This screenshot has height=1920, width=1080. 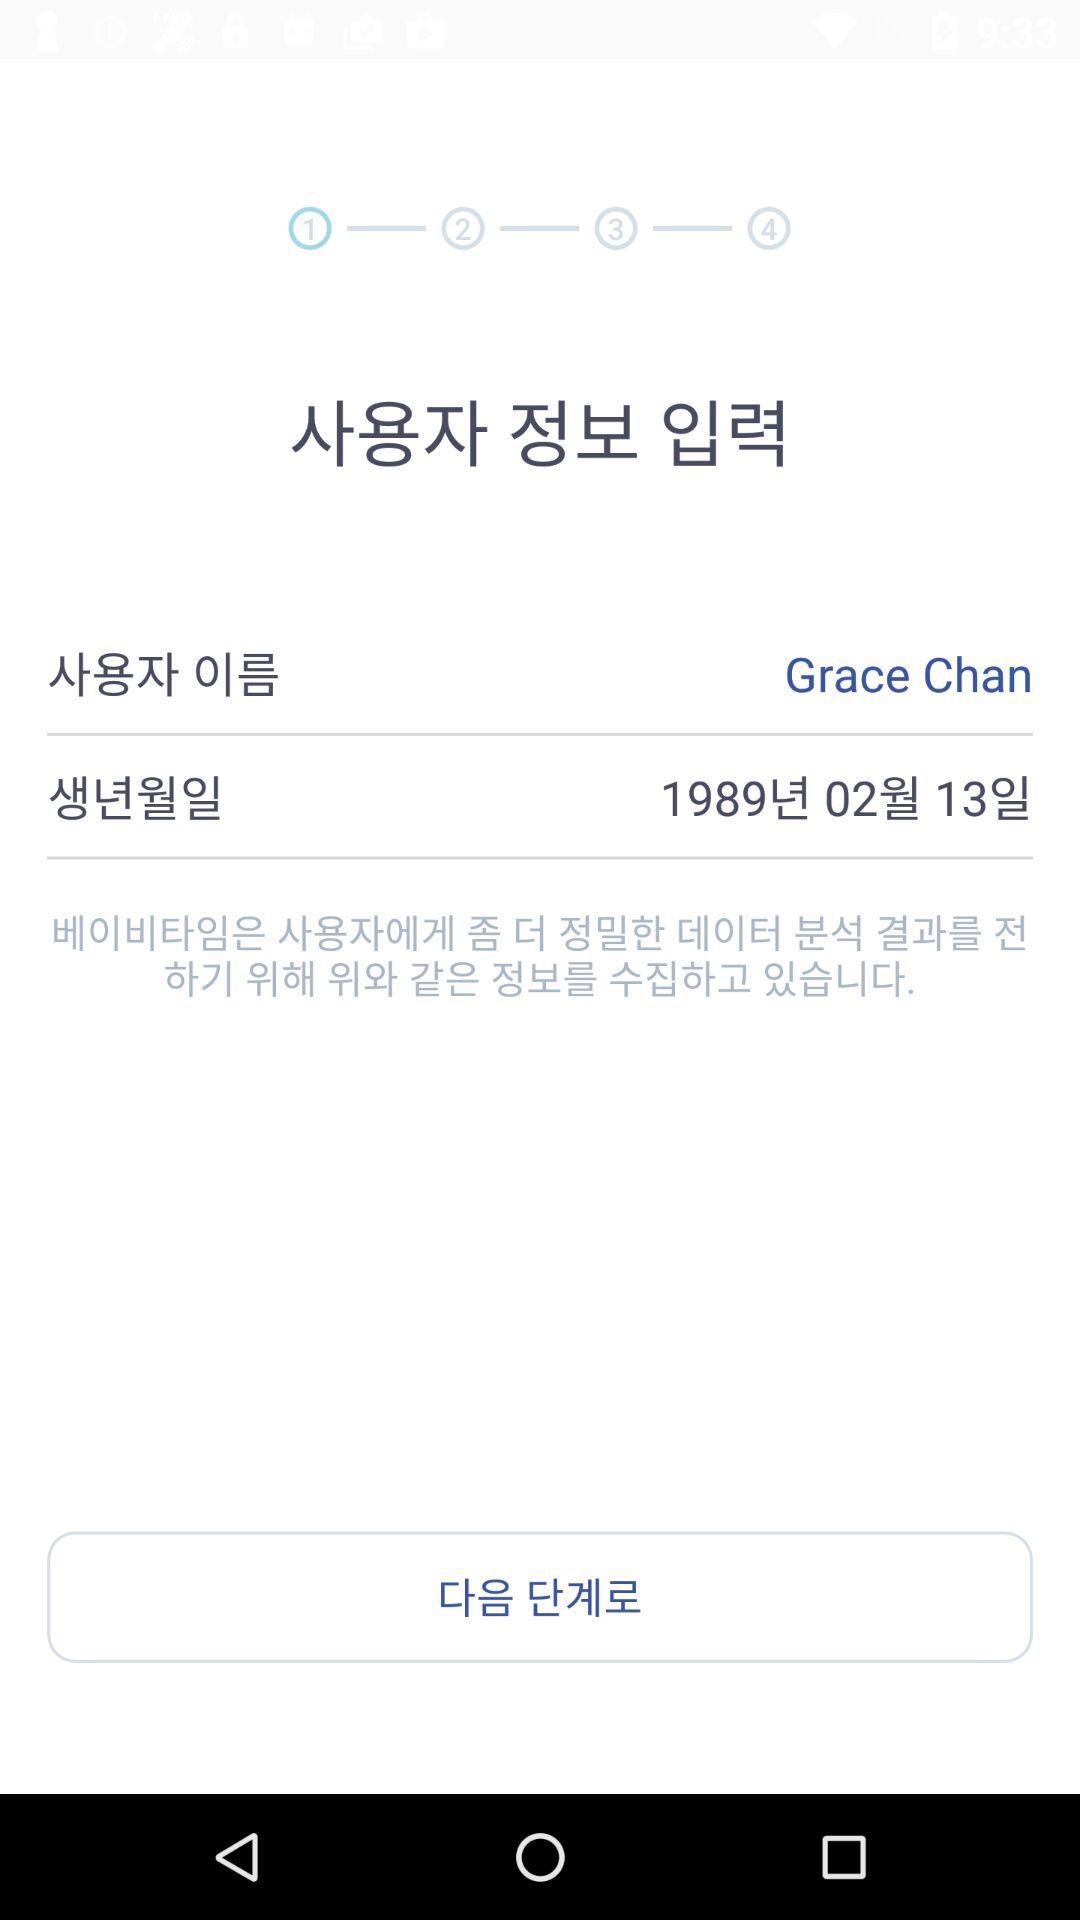 What do you see at coordinates (656, 673) in the screenshot?
I see `the grace chan icon` at bounding box center [656, 673].